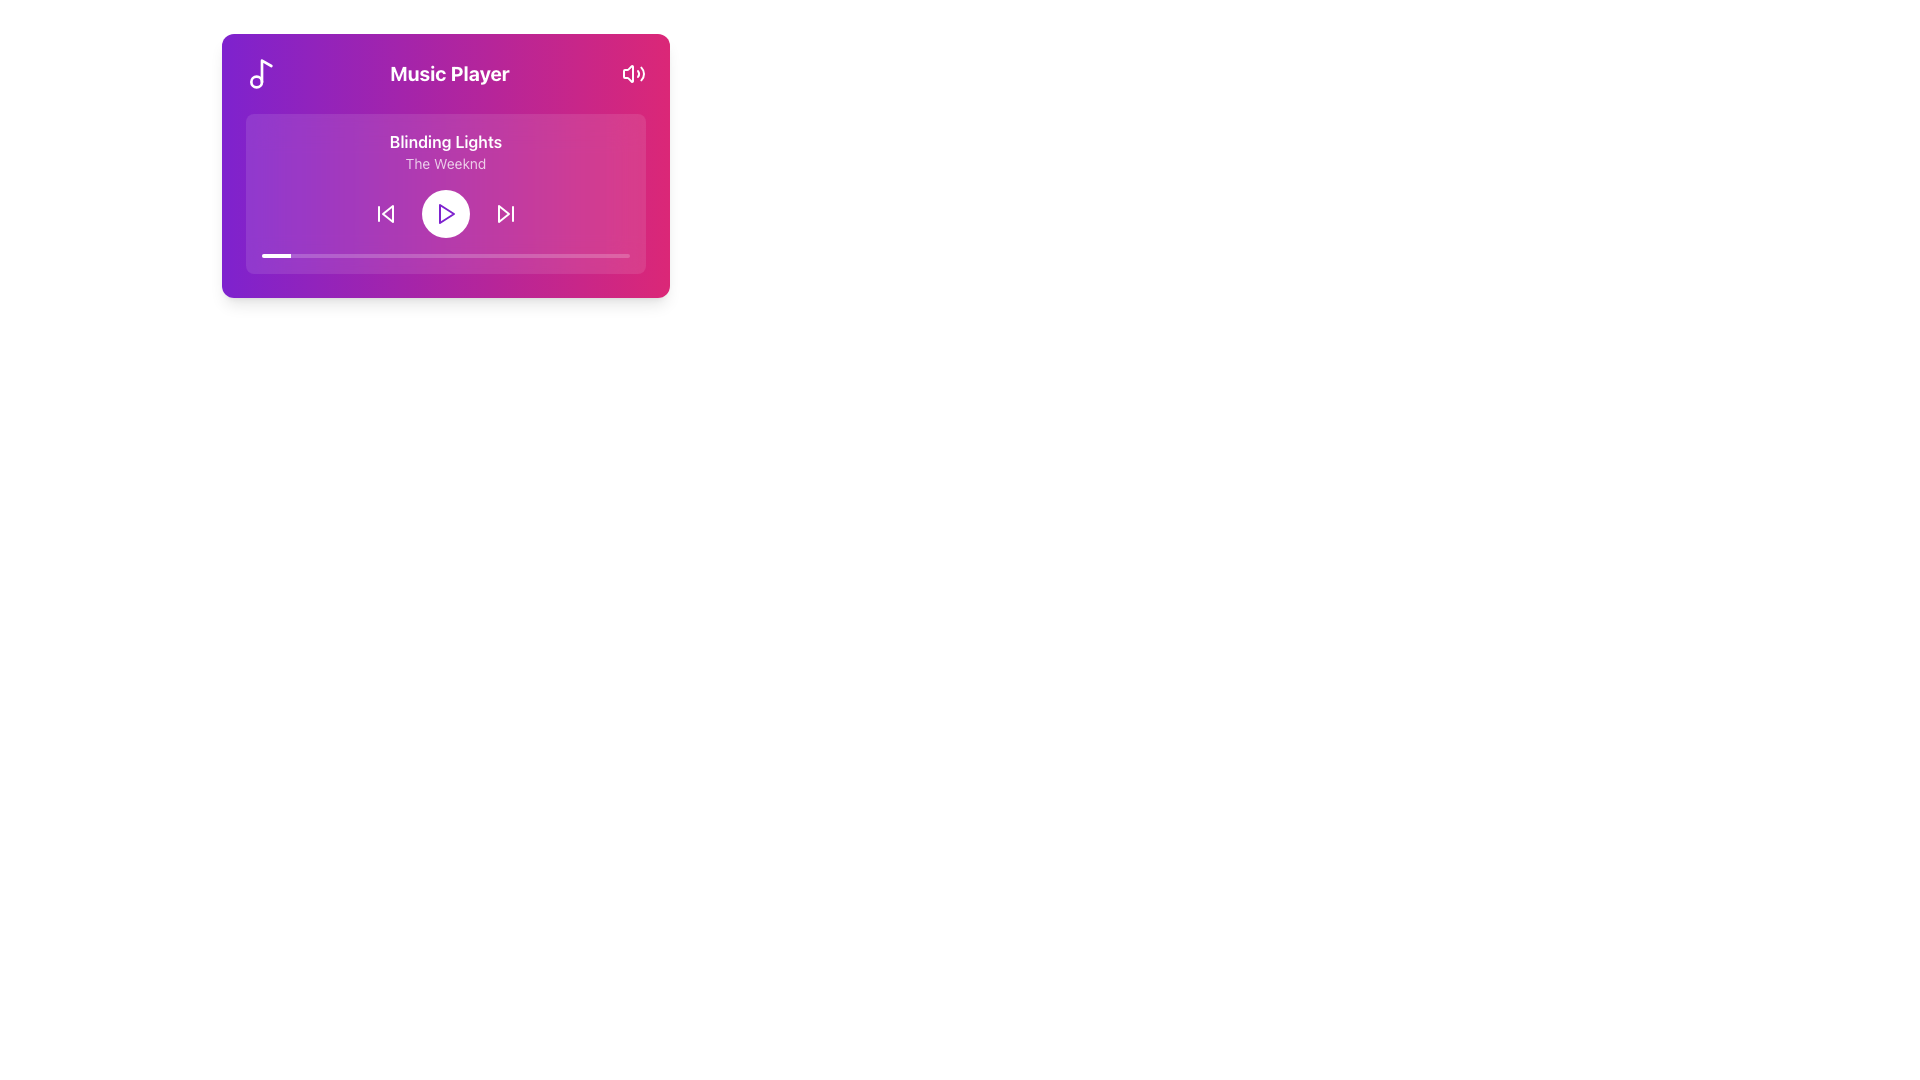  Describe the element at coordinates (445, 213) in the screenshot. I see `the white circular button with a purple play icon, which is the second in a group of three buttons within the music player interface` at that location.